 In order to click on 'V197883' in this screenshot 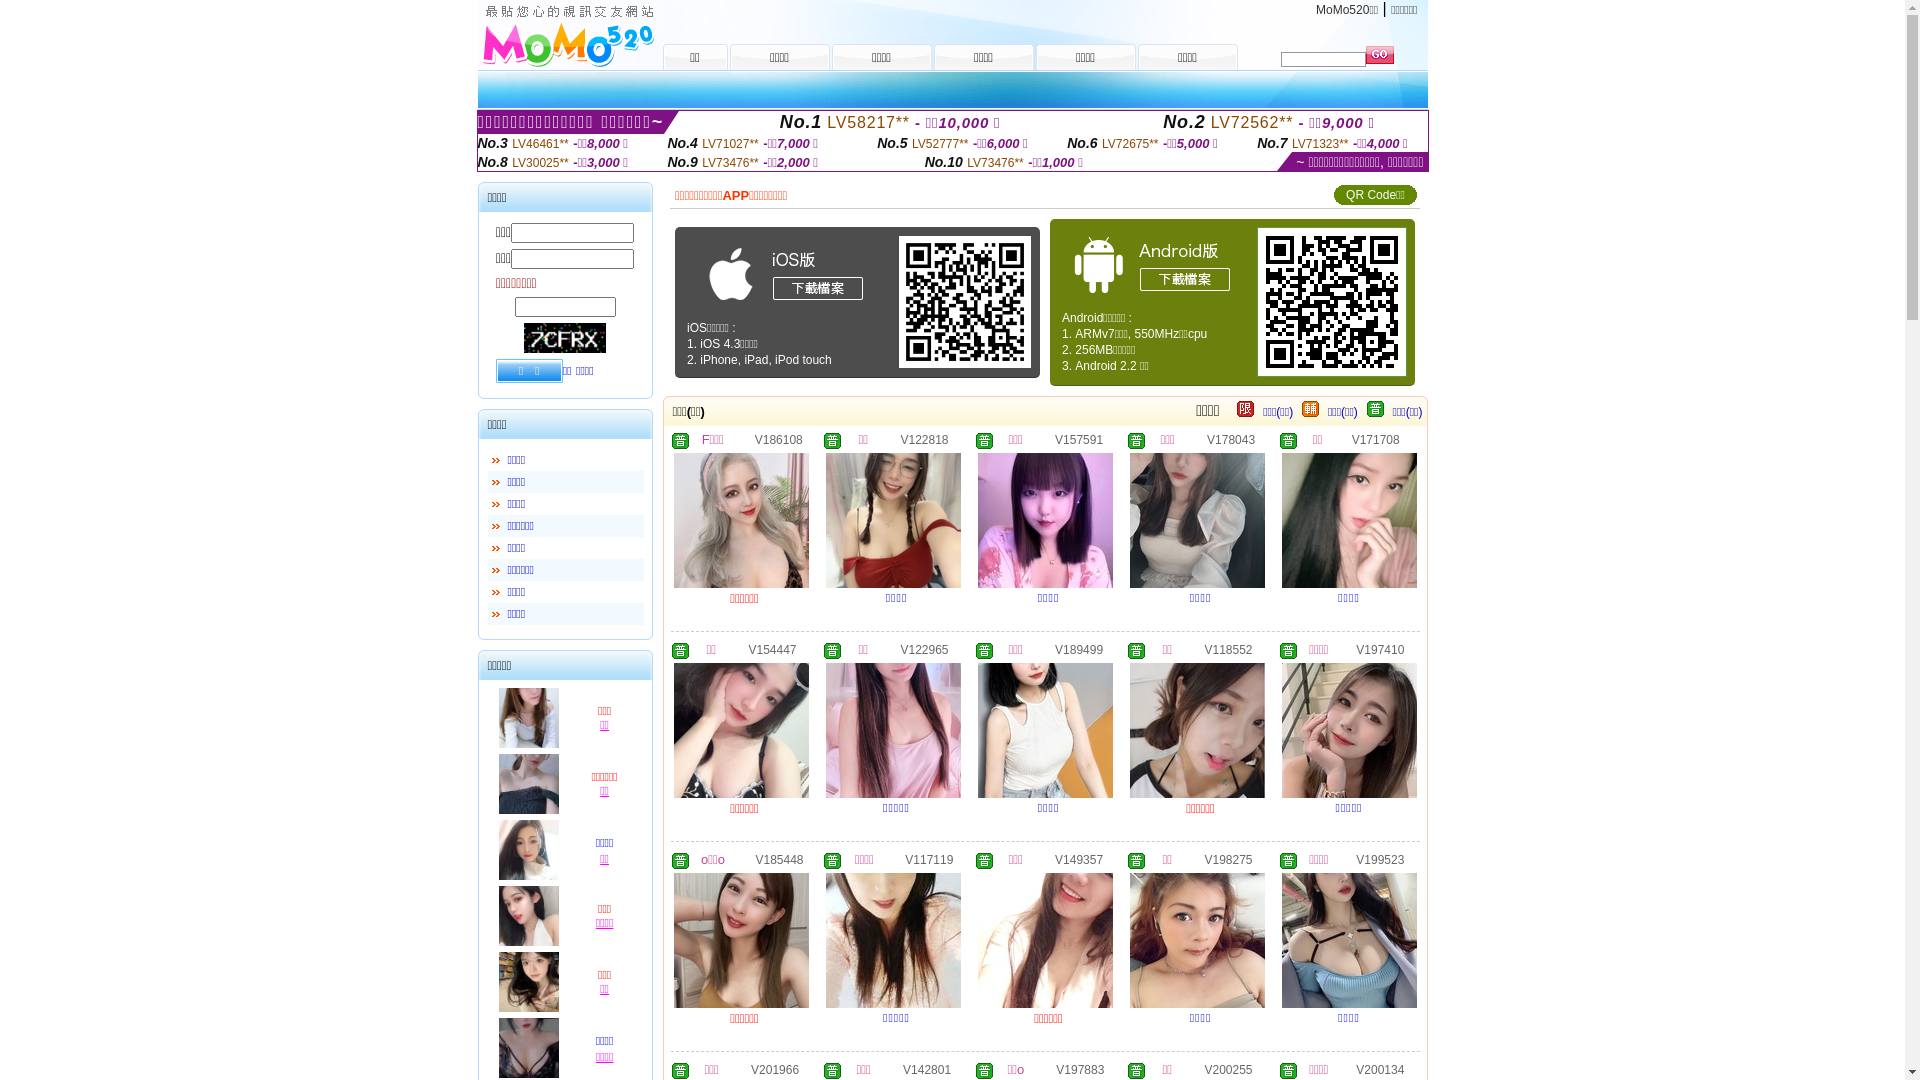, I will do `click(1079, 1067)`.